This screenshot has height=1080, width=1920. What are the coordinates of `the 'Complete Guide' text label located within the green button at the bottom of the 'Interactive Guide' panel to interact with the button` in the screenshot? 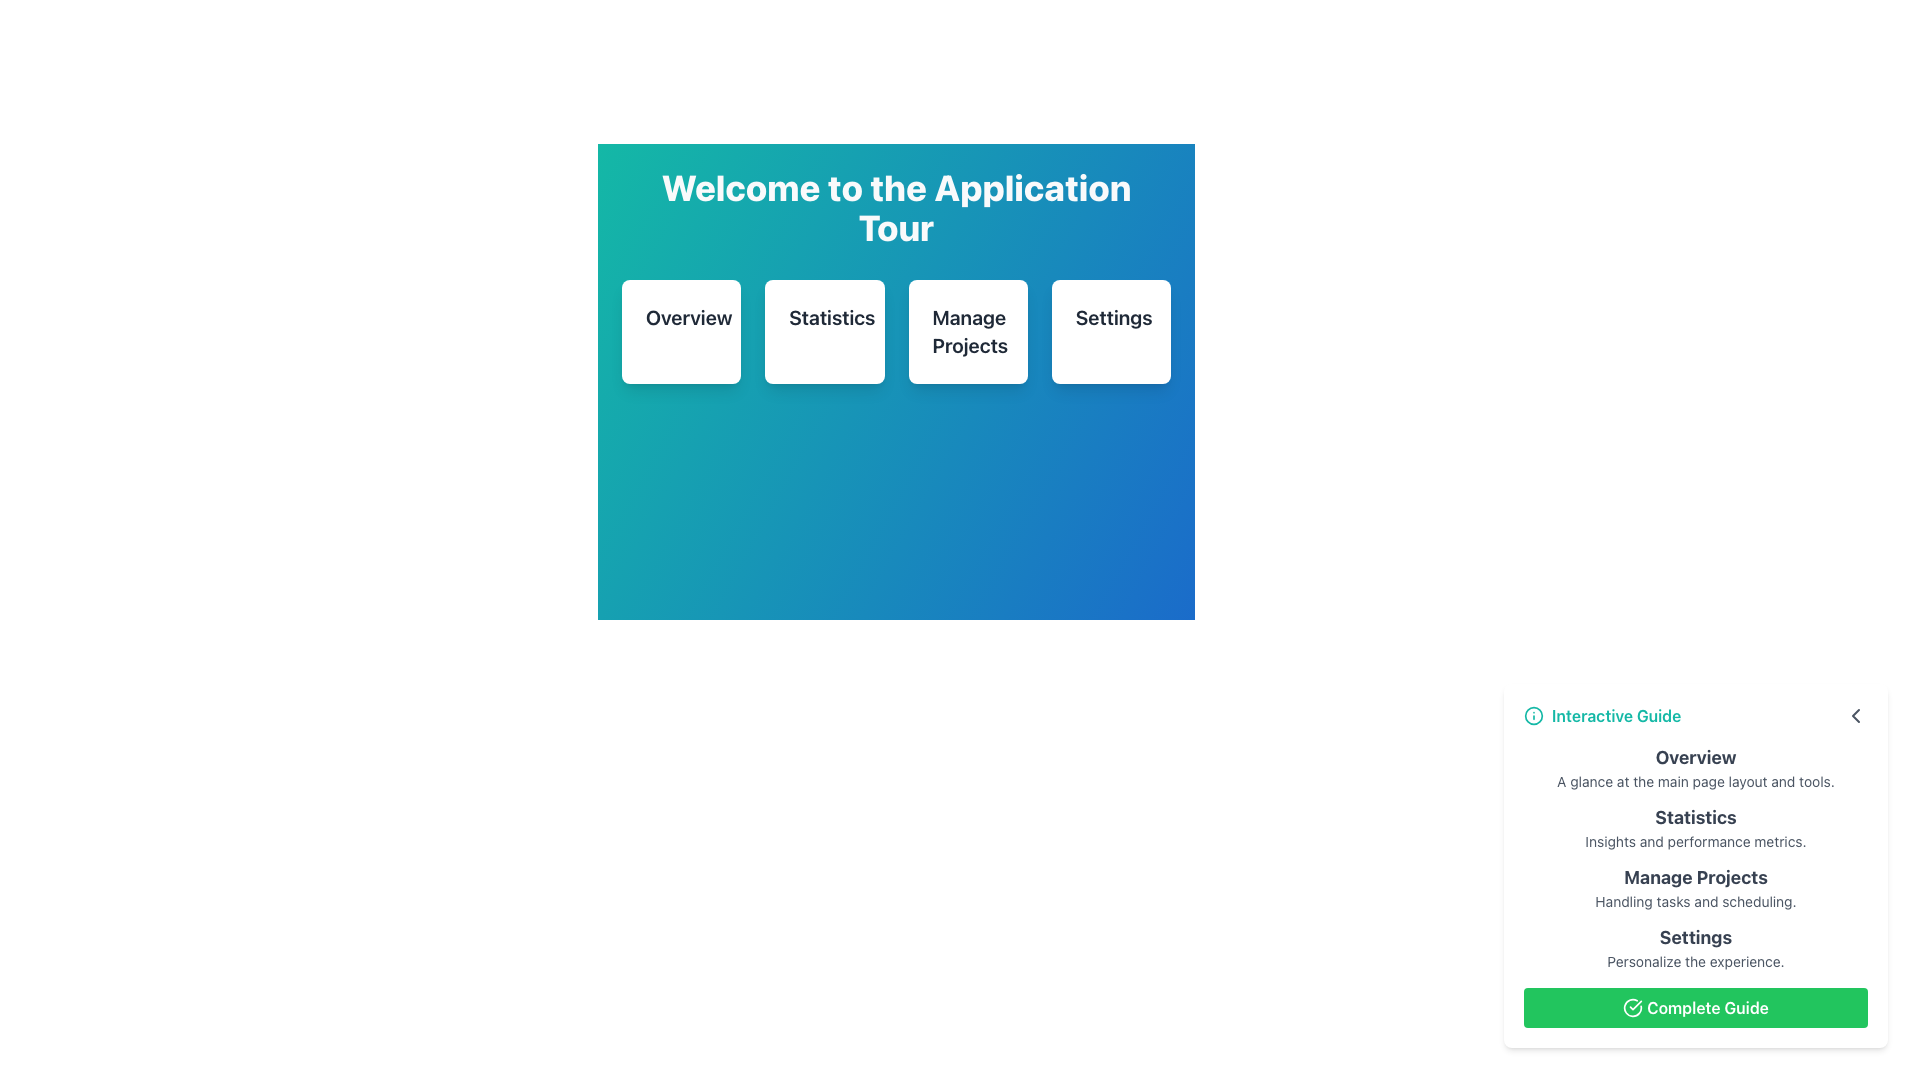 It's located at (1707, 1007).